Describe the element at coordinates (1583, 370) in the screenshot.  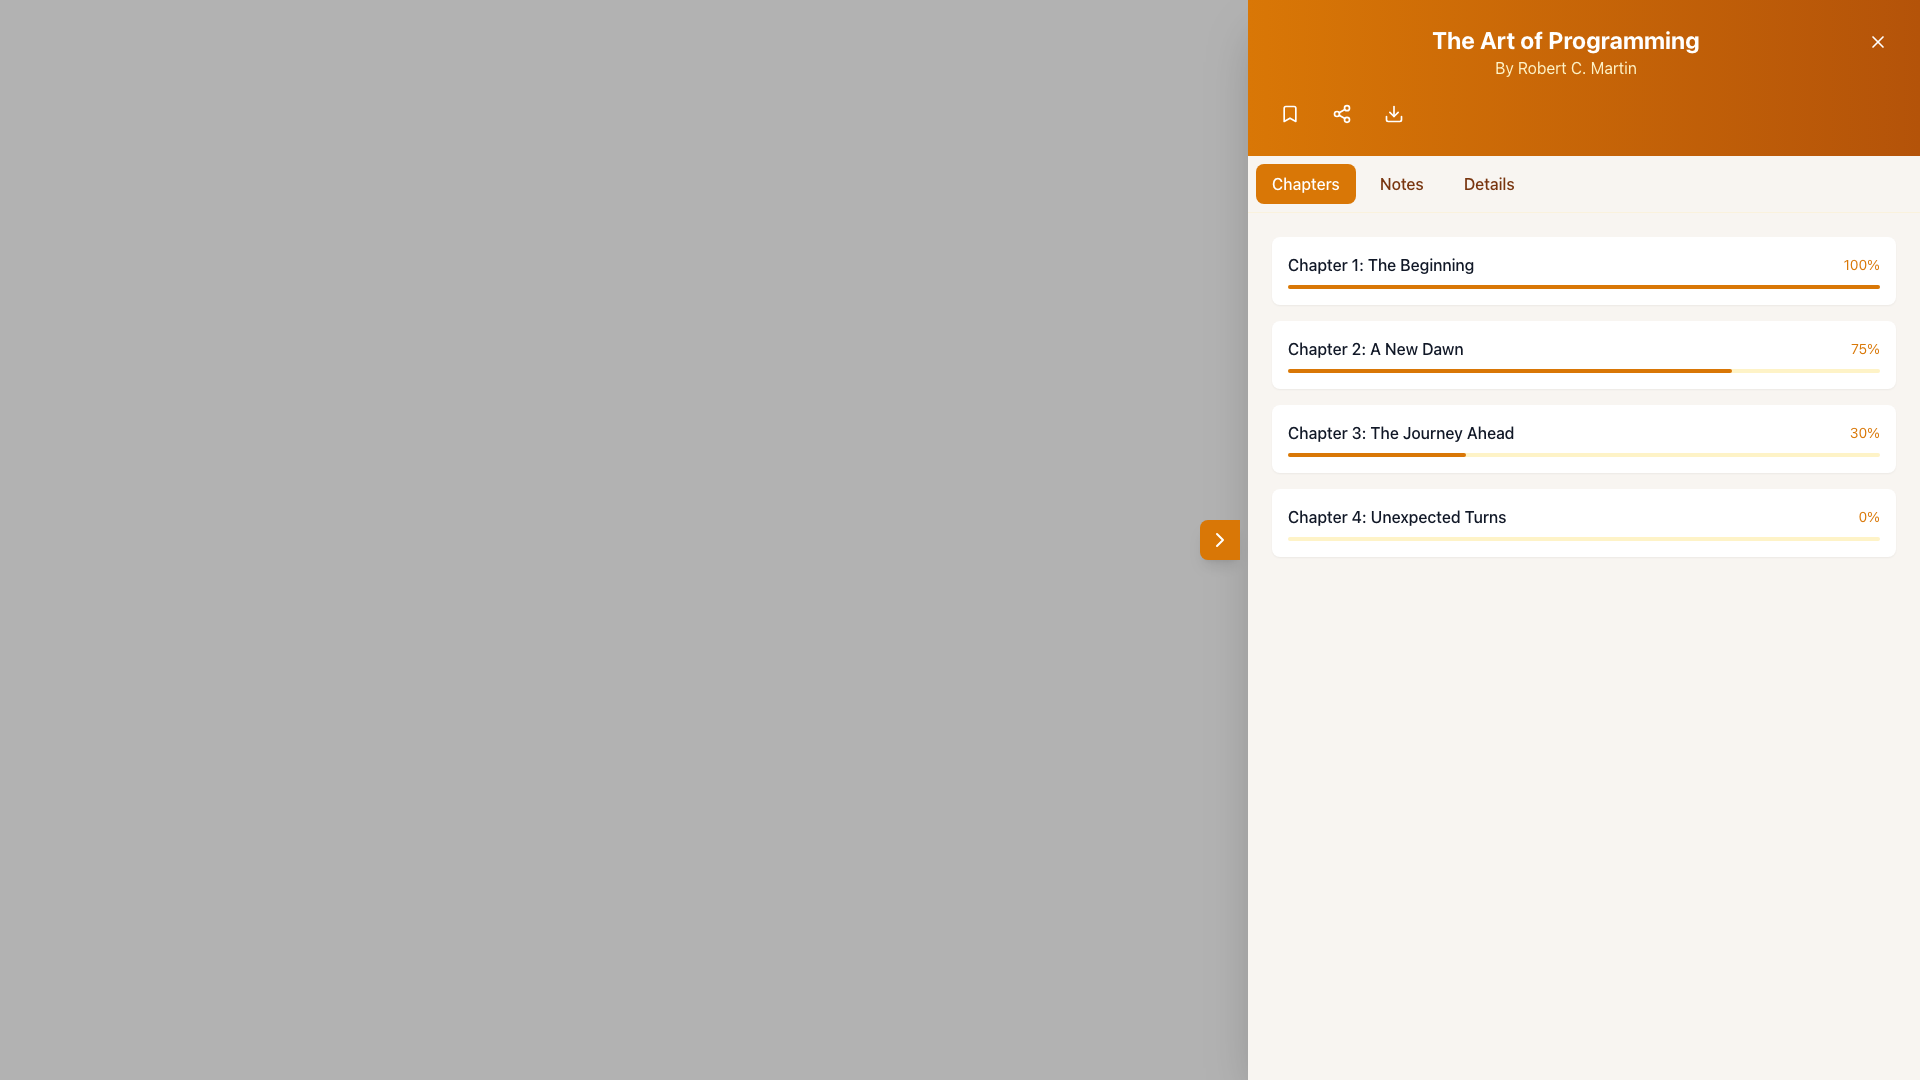
I see `the progress bar located at the bottom of the second chapter card, which visually represents 75% completion of the chapter` at that location.